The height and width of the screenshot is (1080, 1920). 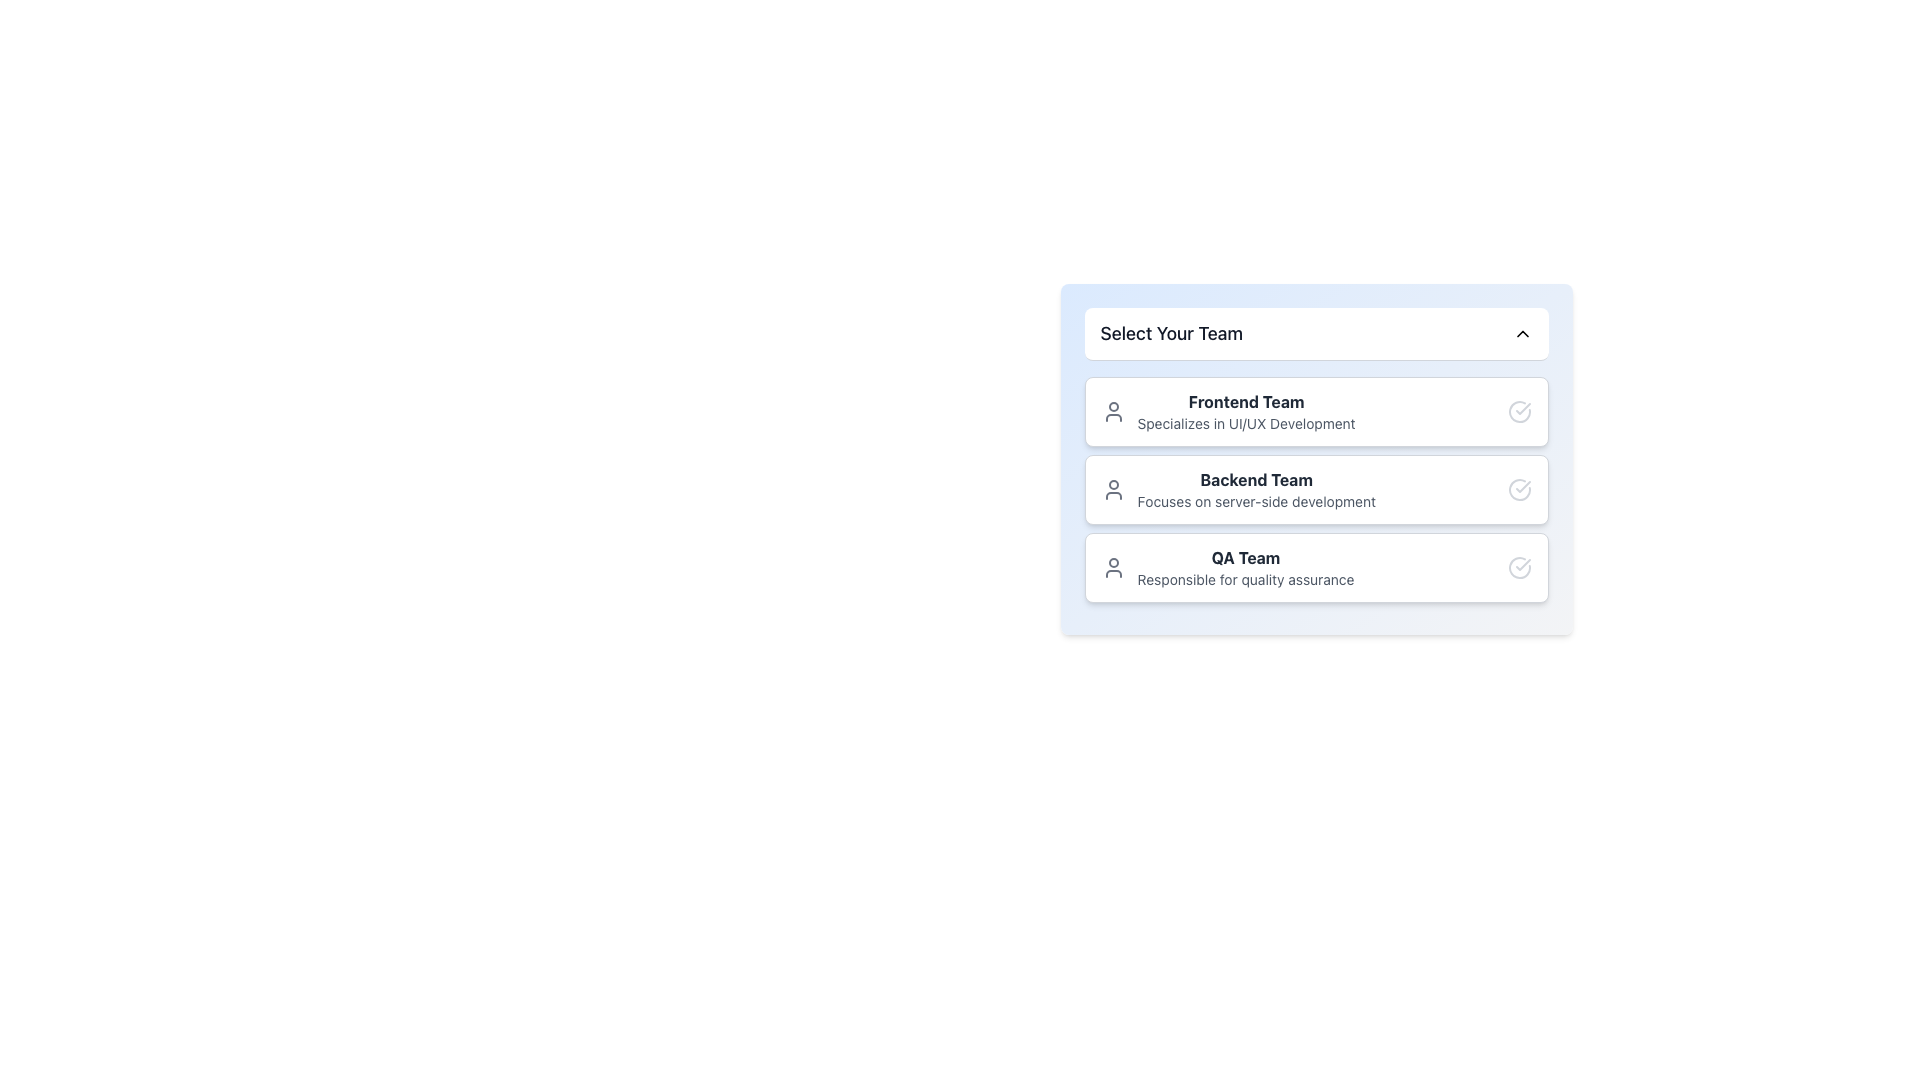 What do you see at coordinates (1112, 567) in the screenshot?
I see `the user icon in grayscale style located to the left of the bold text 'QA Team' in the third item of the 'Select Your Team' list` at bounding box center [1112, 567].